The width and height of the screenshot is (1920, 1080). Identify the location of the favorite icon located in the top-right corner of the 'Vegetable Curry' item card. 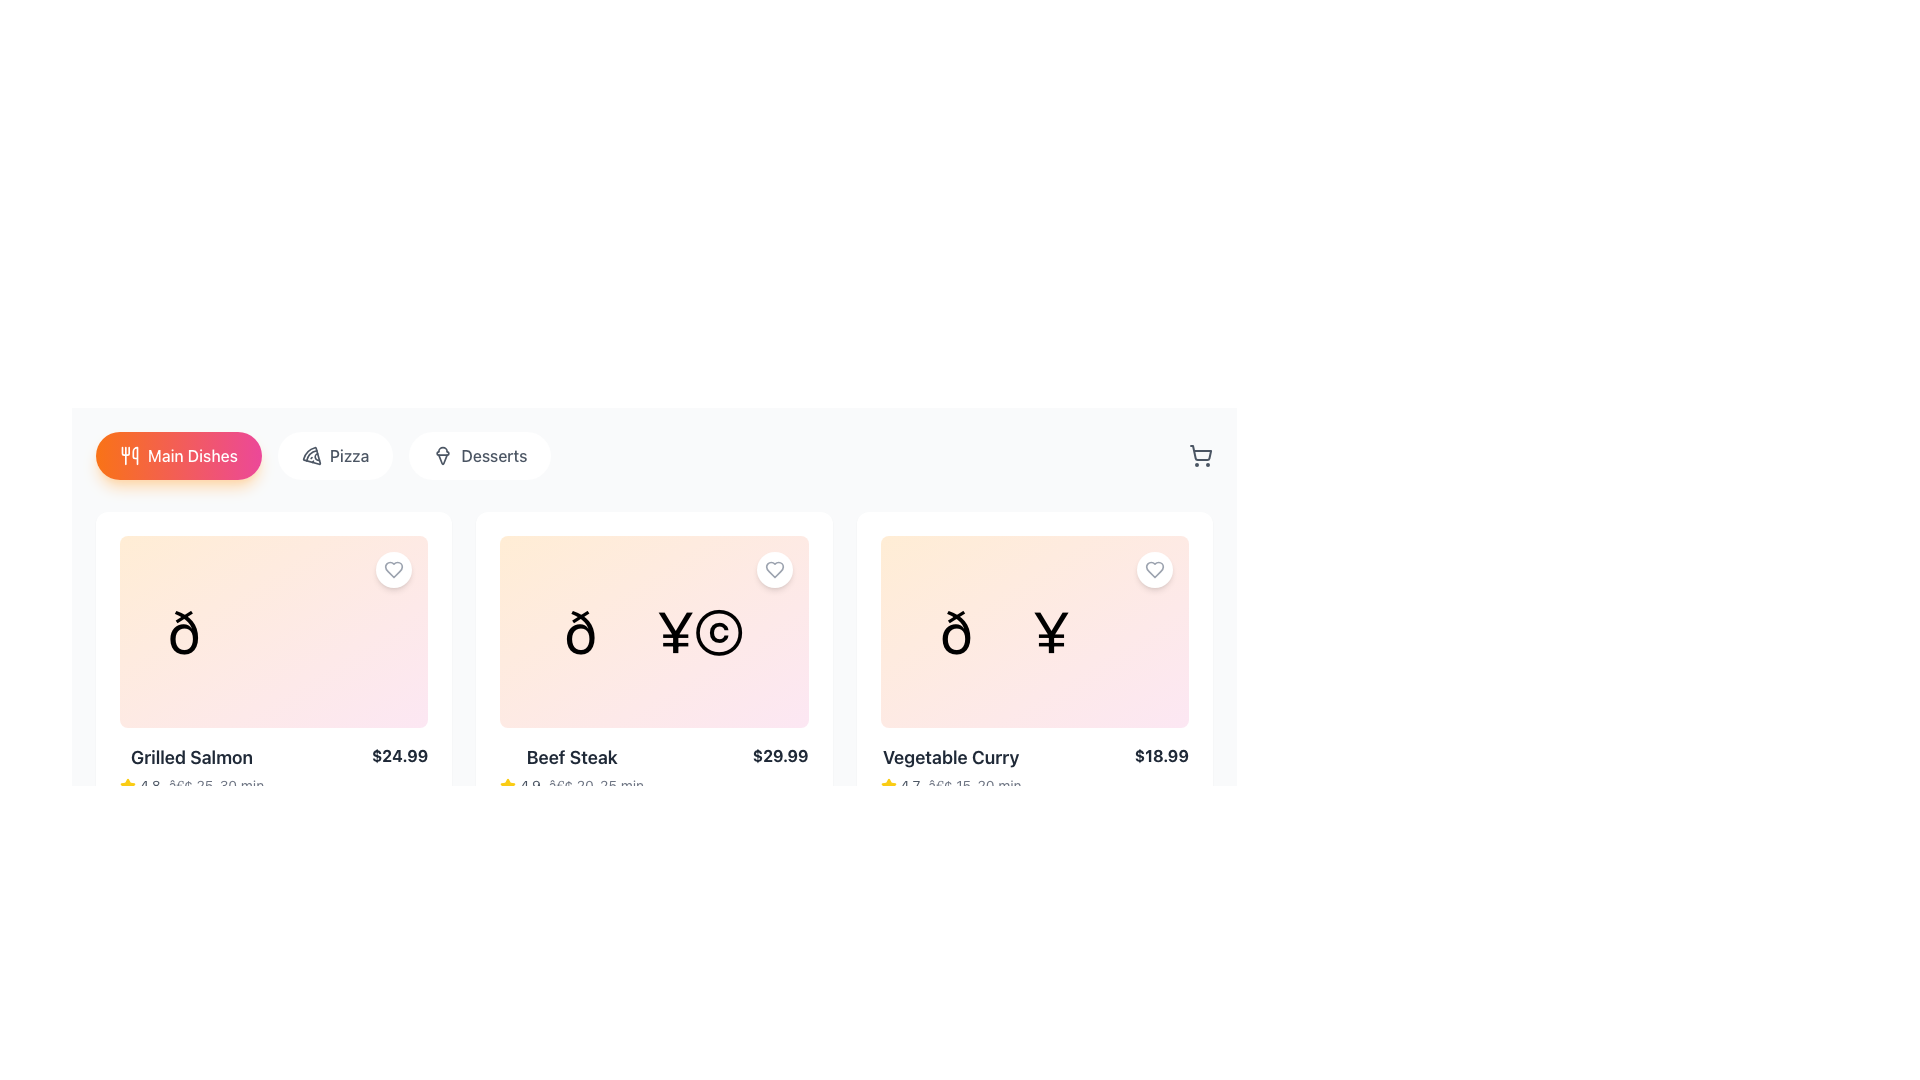
(1155, 570).